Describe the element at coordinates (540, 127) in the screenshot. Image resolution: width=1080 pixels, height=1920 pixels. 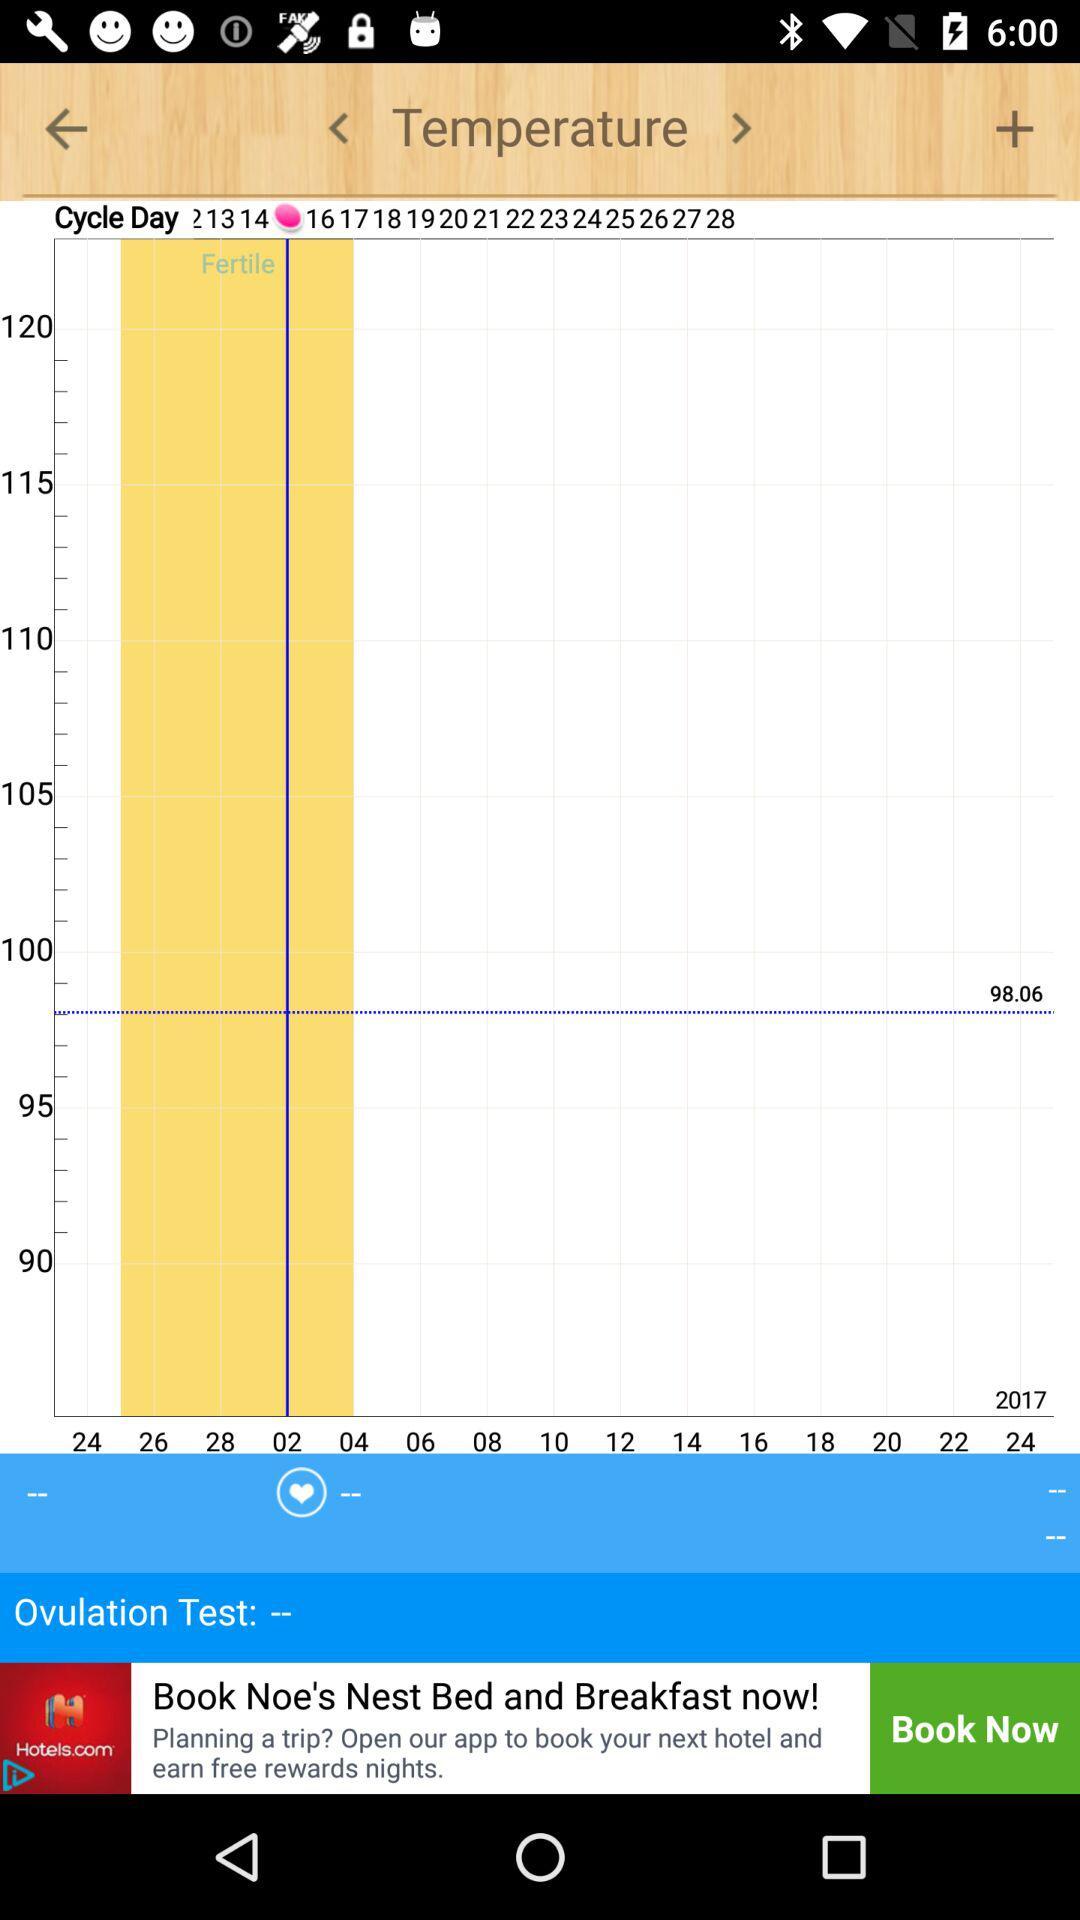
I see `temperature icon` at that location.